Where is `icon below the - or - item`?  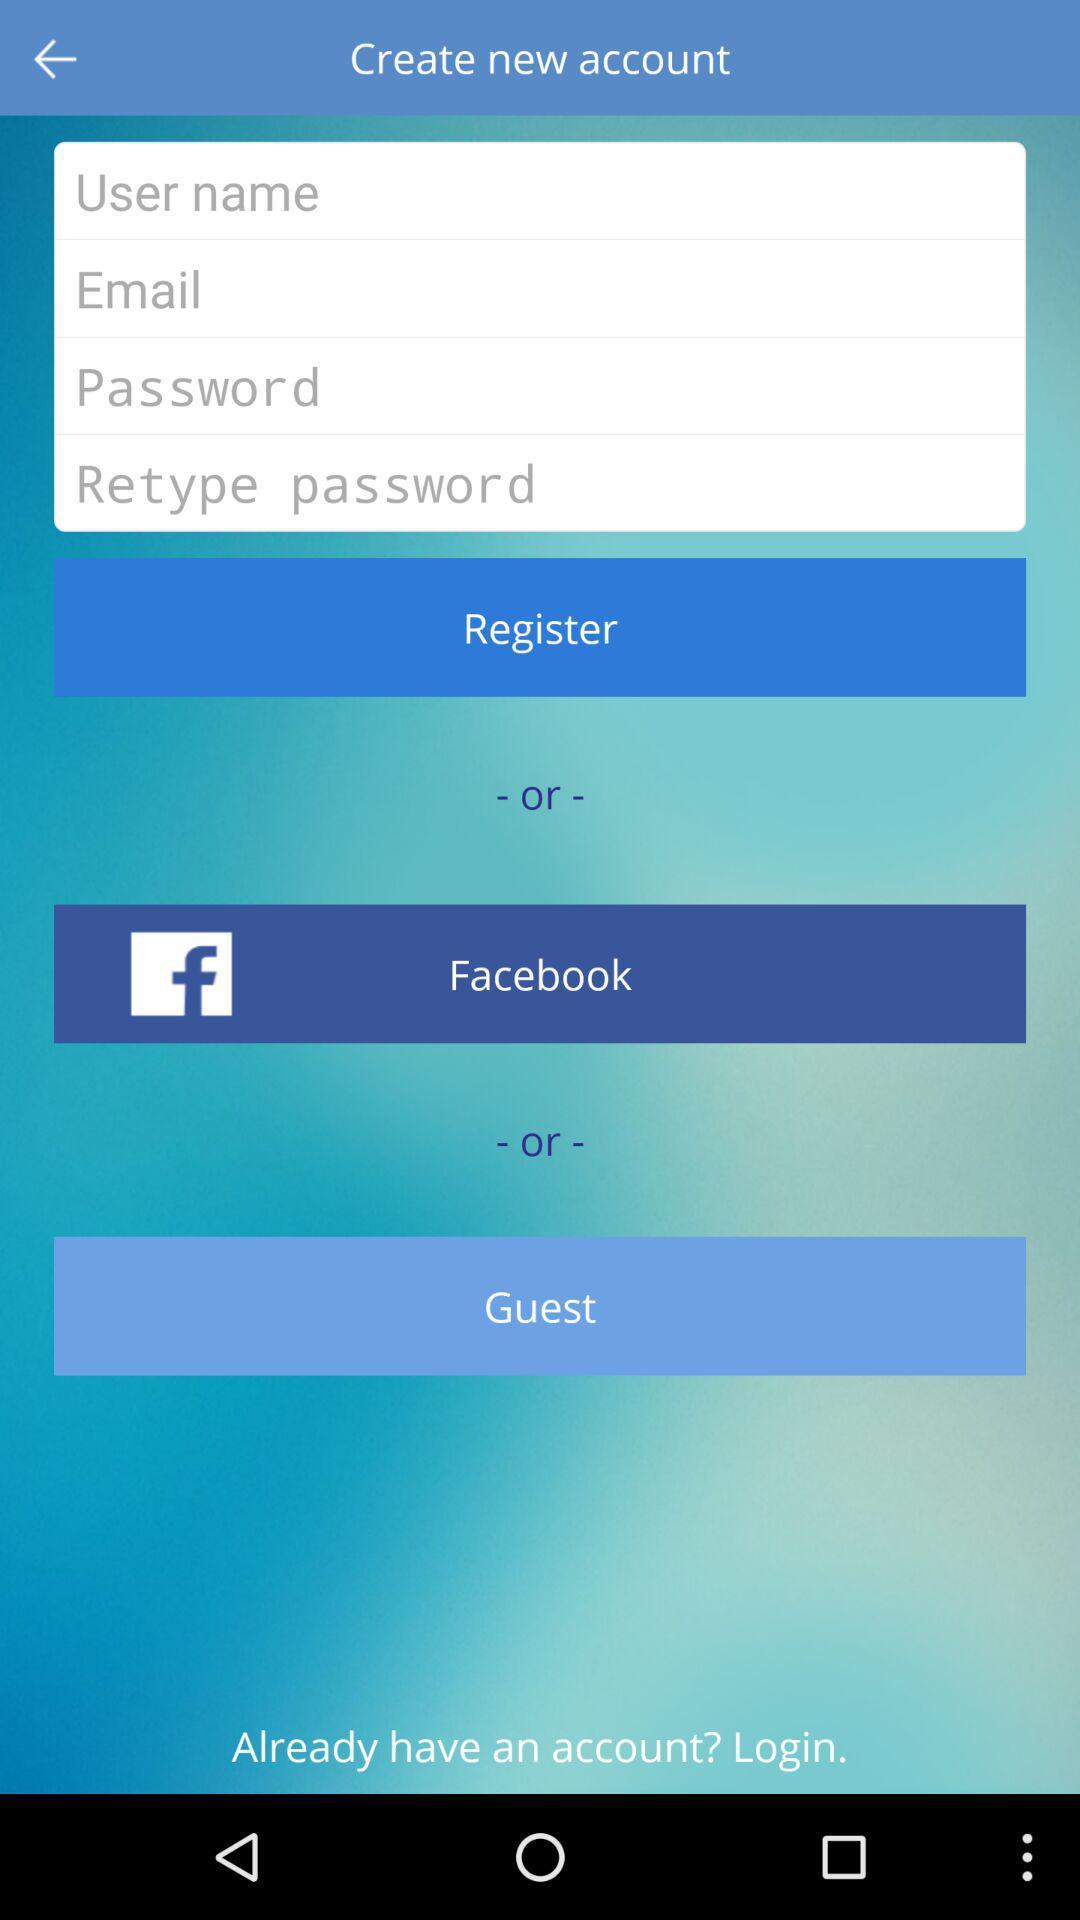
icon below the - or - item is located at coordinates (540, 973).